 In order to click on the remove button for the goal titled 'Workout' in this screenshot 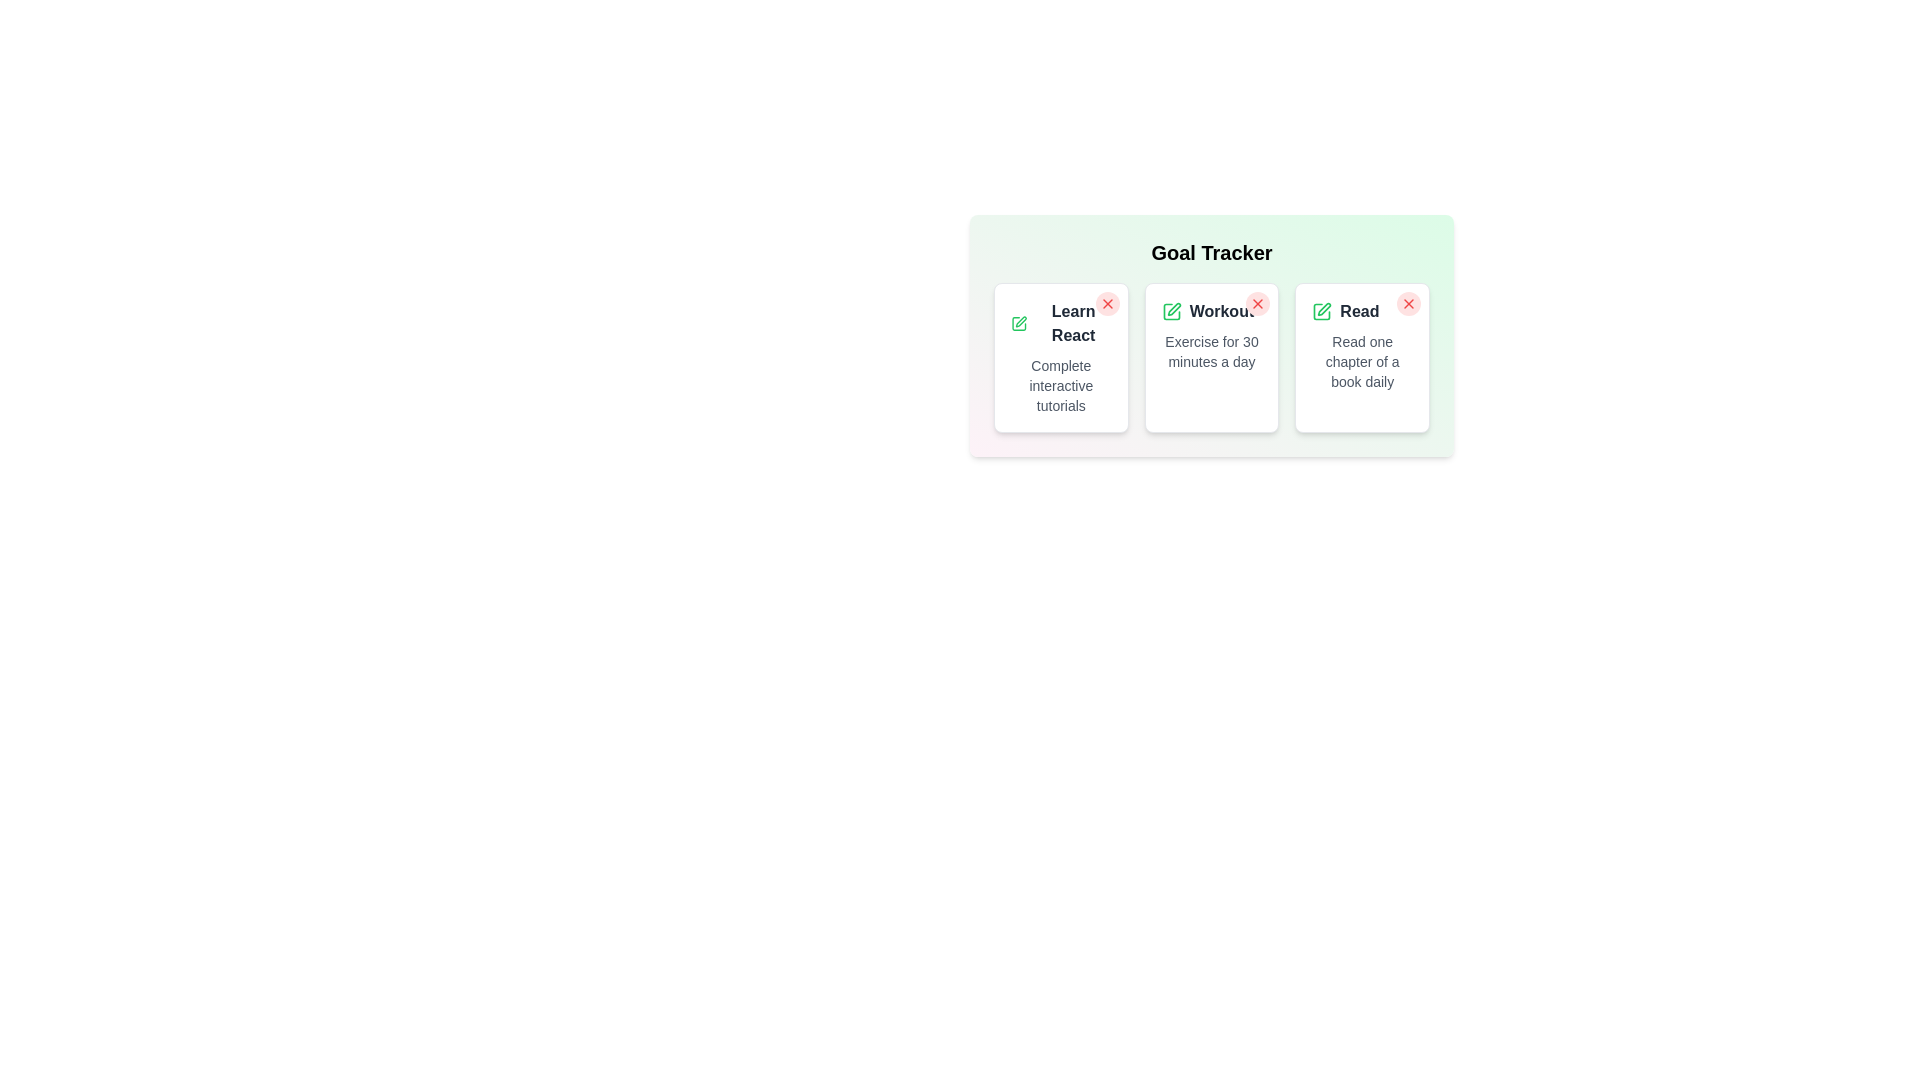, I will do `click(1257, 304)`.